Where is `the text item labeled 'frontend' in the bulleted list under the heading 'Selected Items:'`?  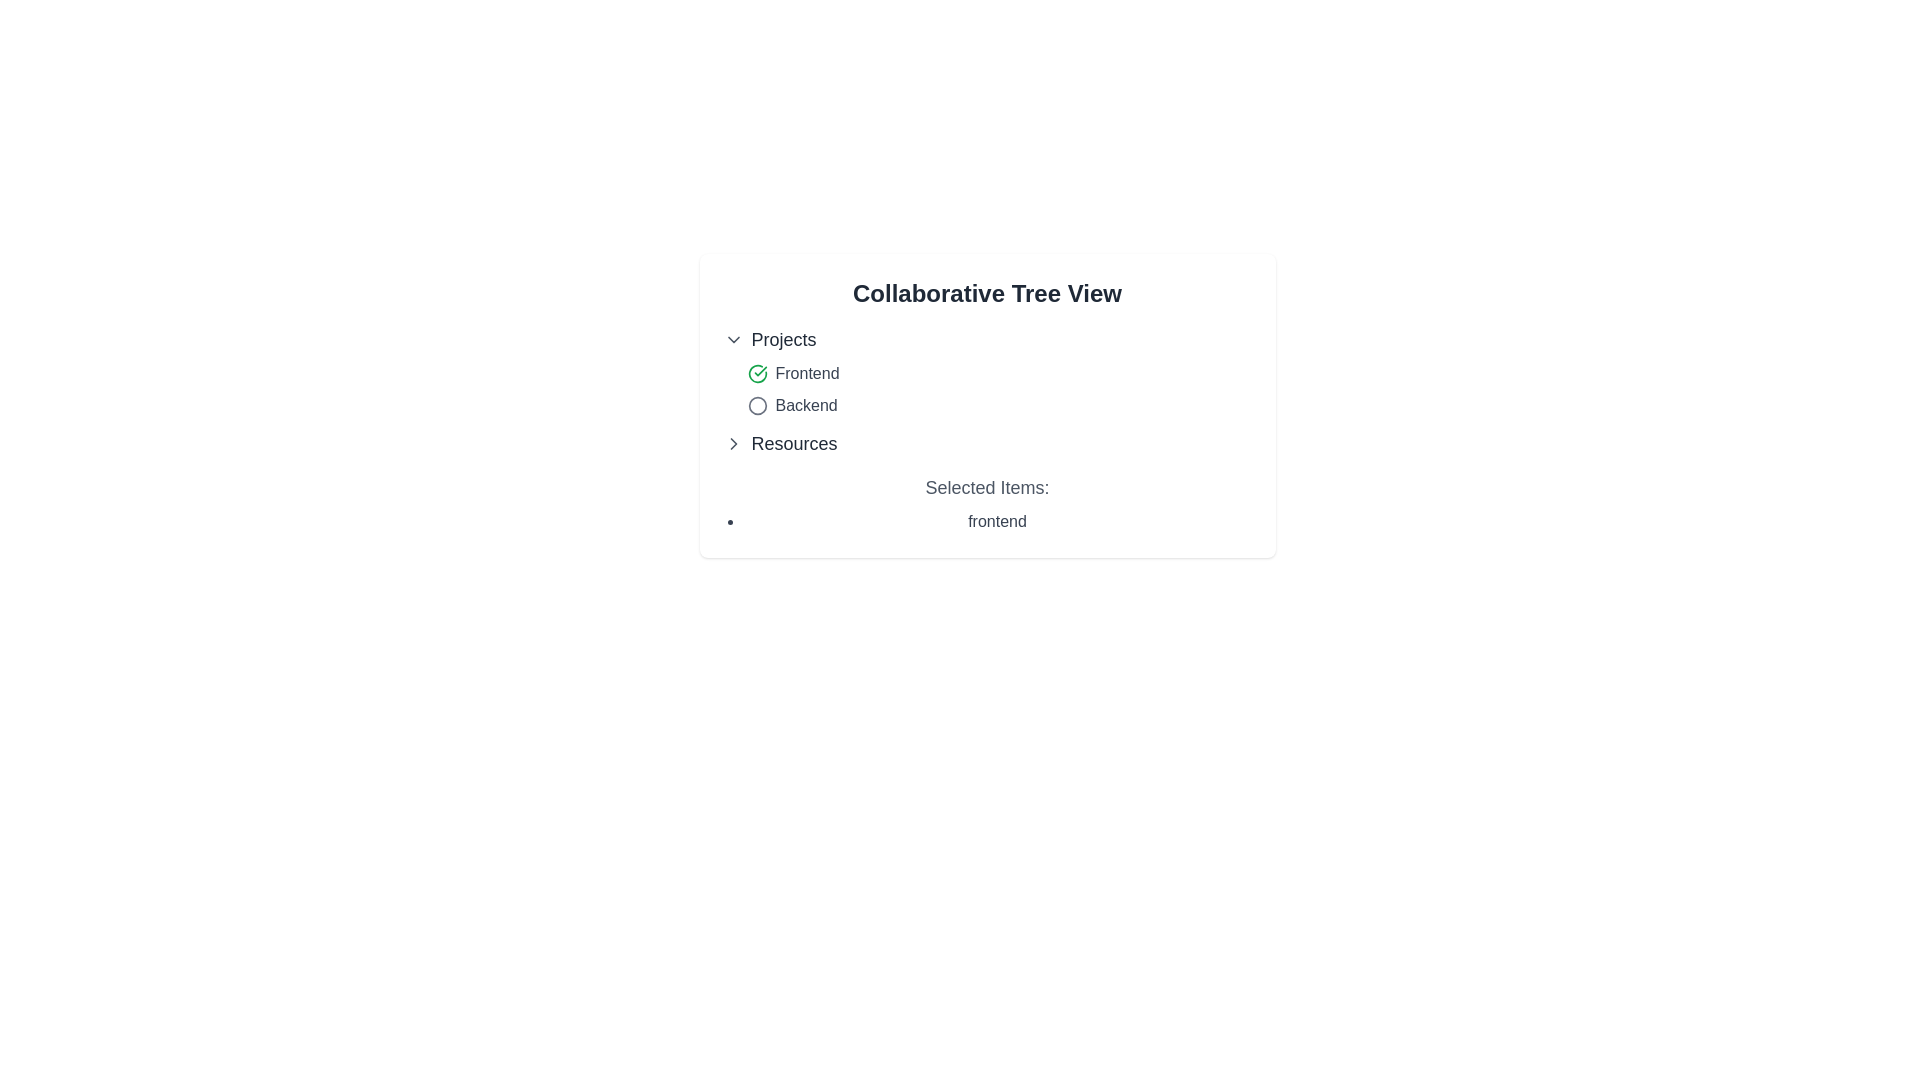
the text item labeled 'frontend' in the bulleted list under the heading 'Selected Items:' is located at coordinates (997, 520).